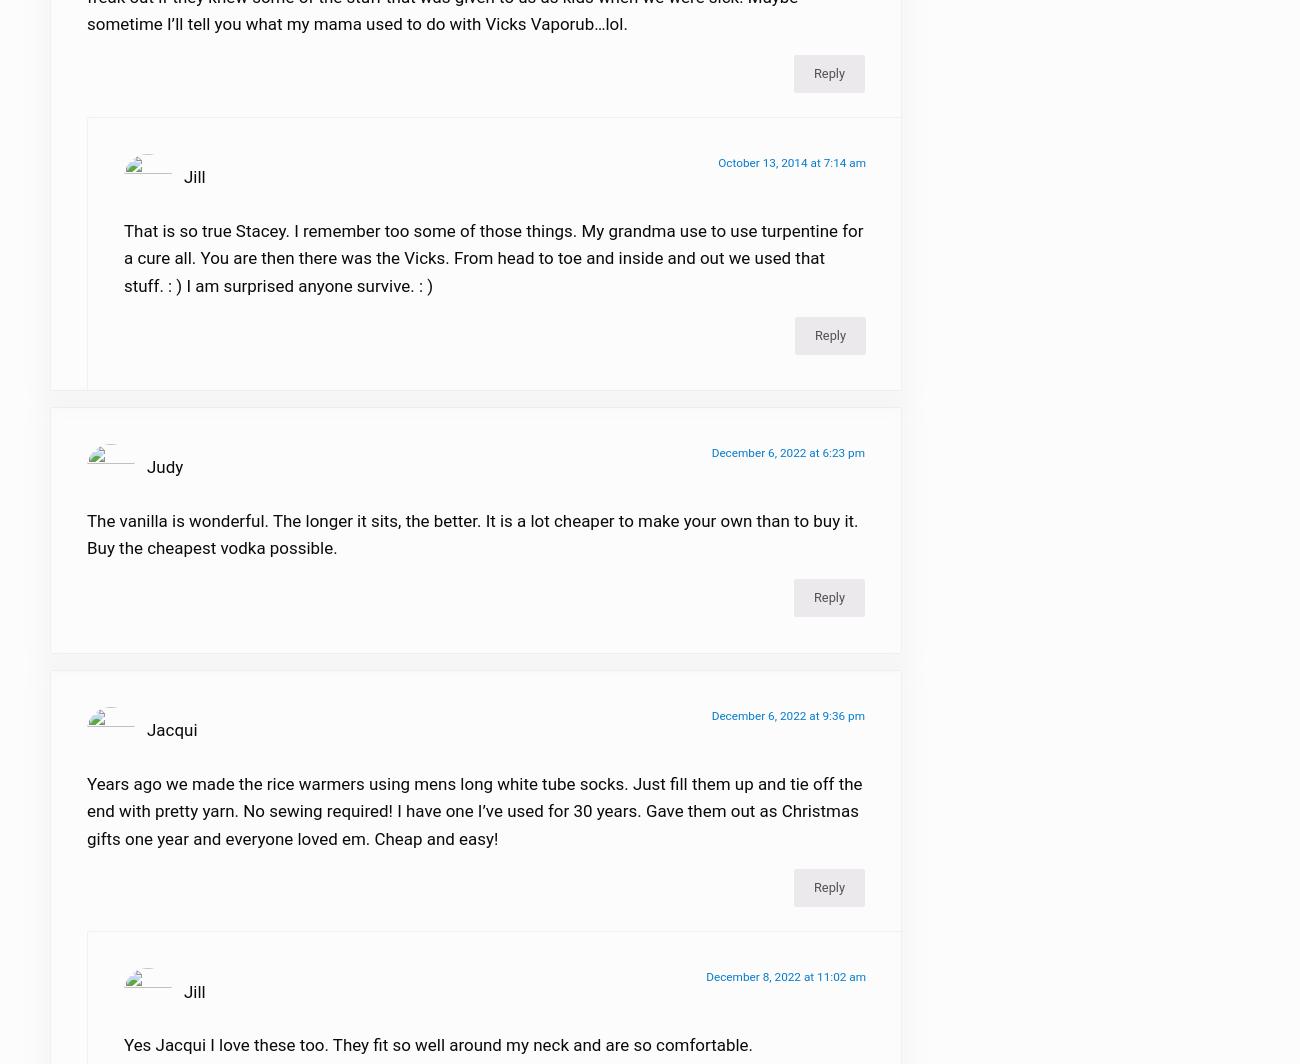 This screenshot has height=1064, width=1300. Describe the element at coordinates (471, 546) in the screenshot. I see `'The vanilla is wonderful. The longer it sits, the better. It is a lot cheaper to make your own than to buy it. Buy the cheapest vodka possible.'` at that location.